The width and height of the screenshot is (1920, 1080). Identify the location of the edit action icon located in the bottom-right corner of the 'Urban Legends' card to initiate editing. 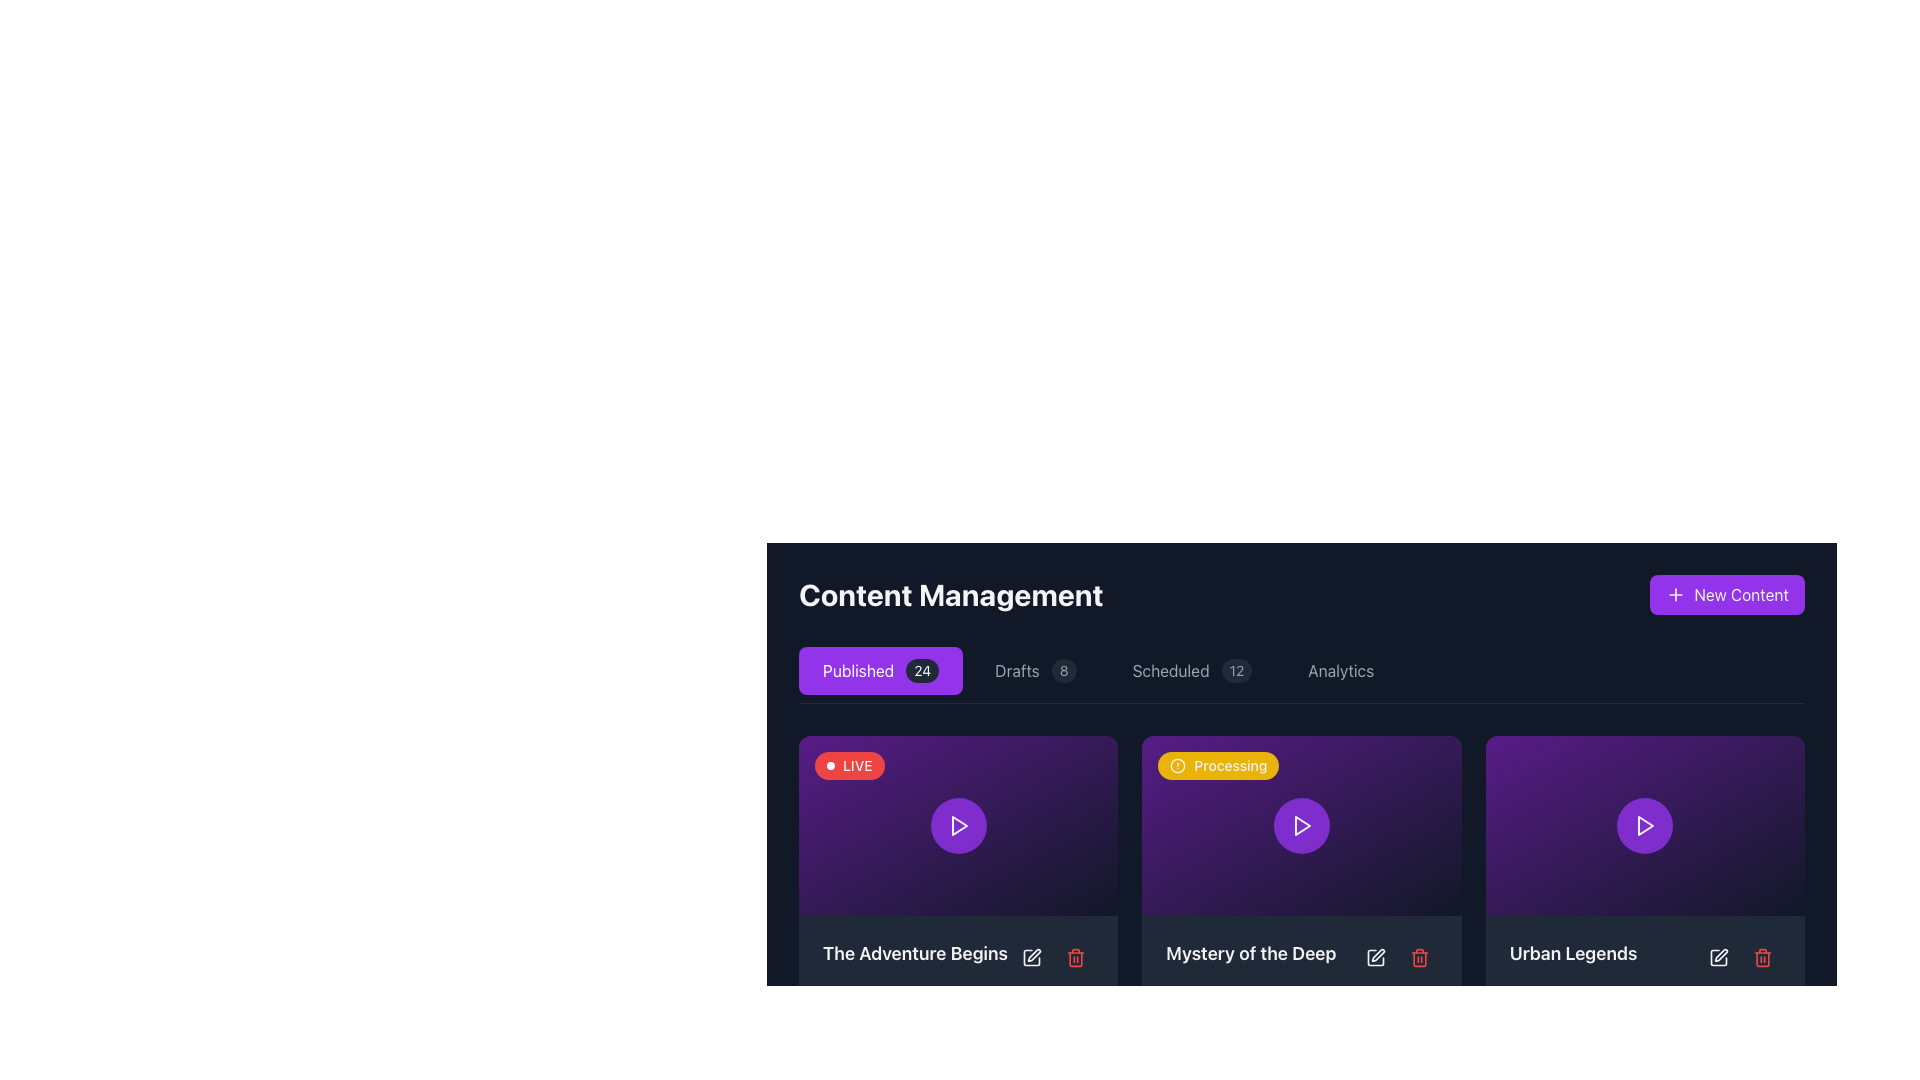
(1720, 954).